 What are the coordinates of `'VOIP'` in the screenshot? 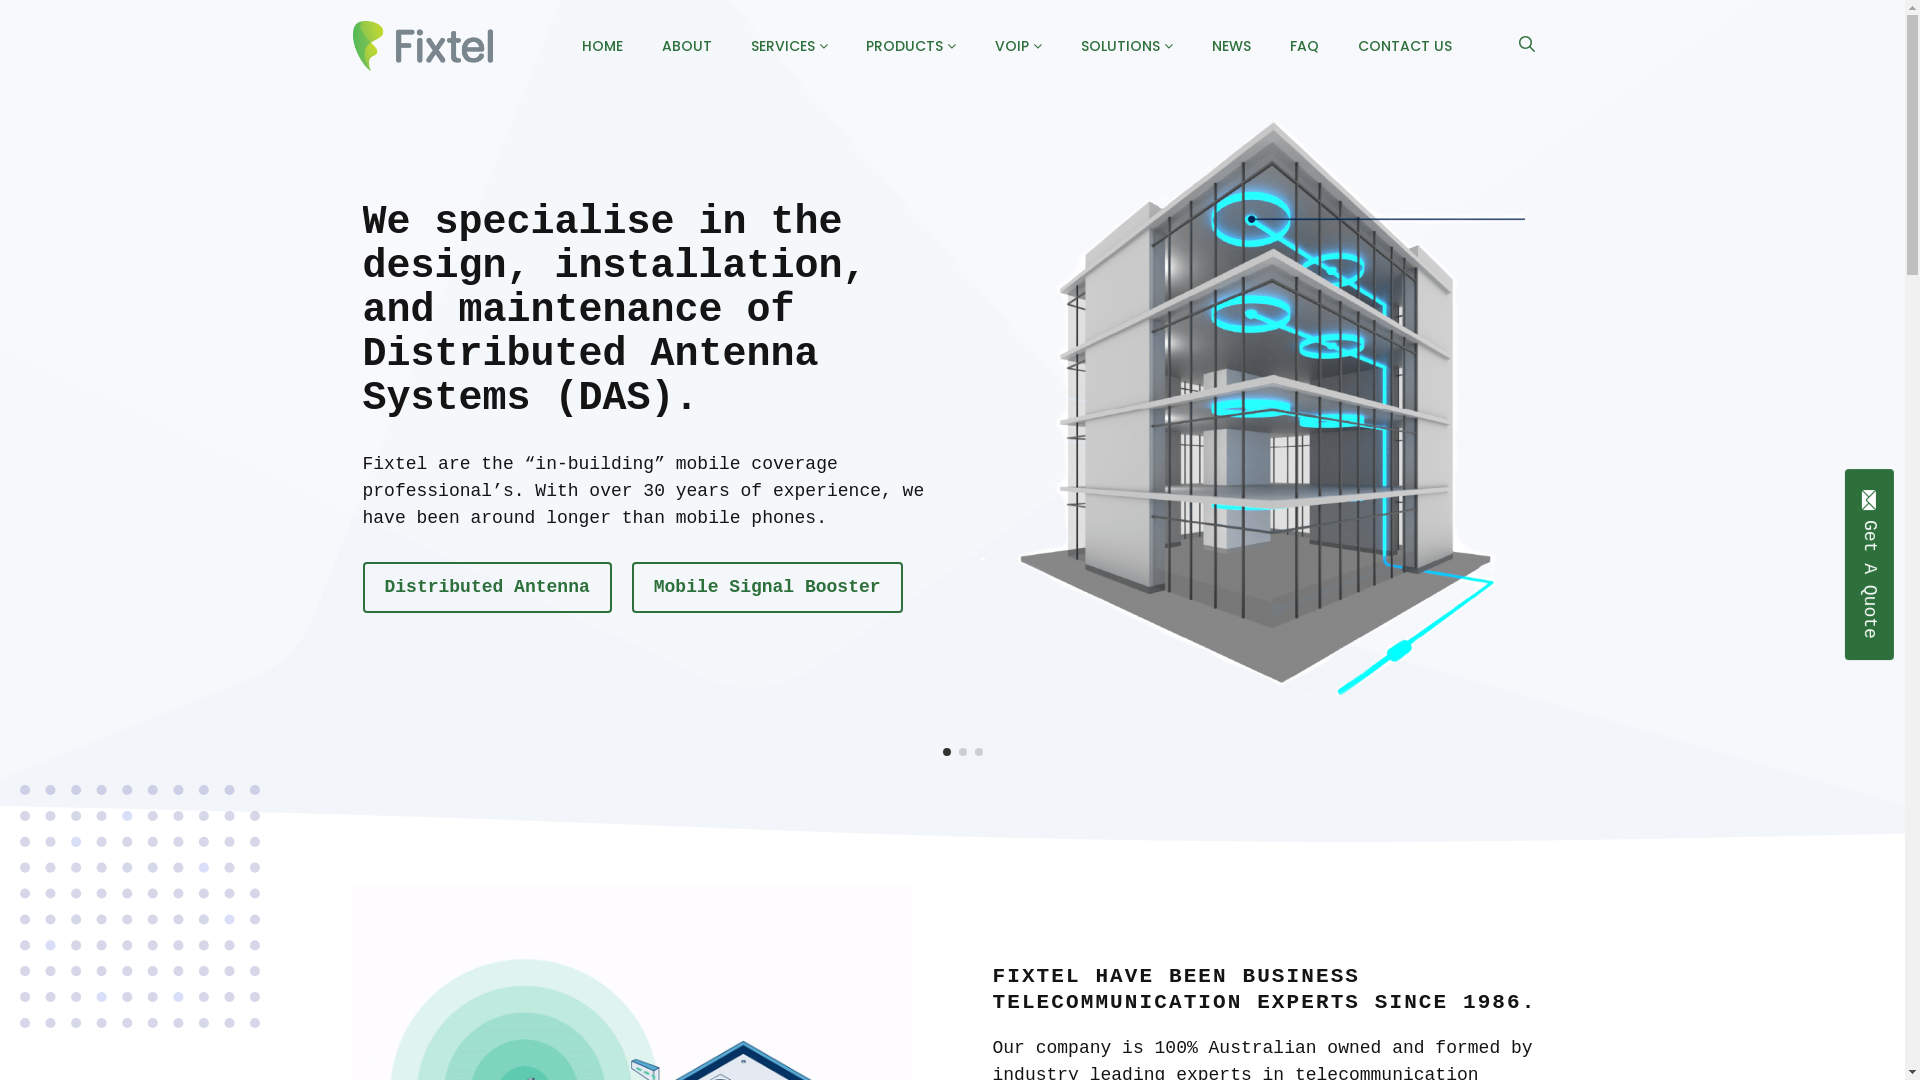 It's located at (1018, 45).